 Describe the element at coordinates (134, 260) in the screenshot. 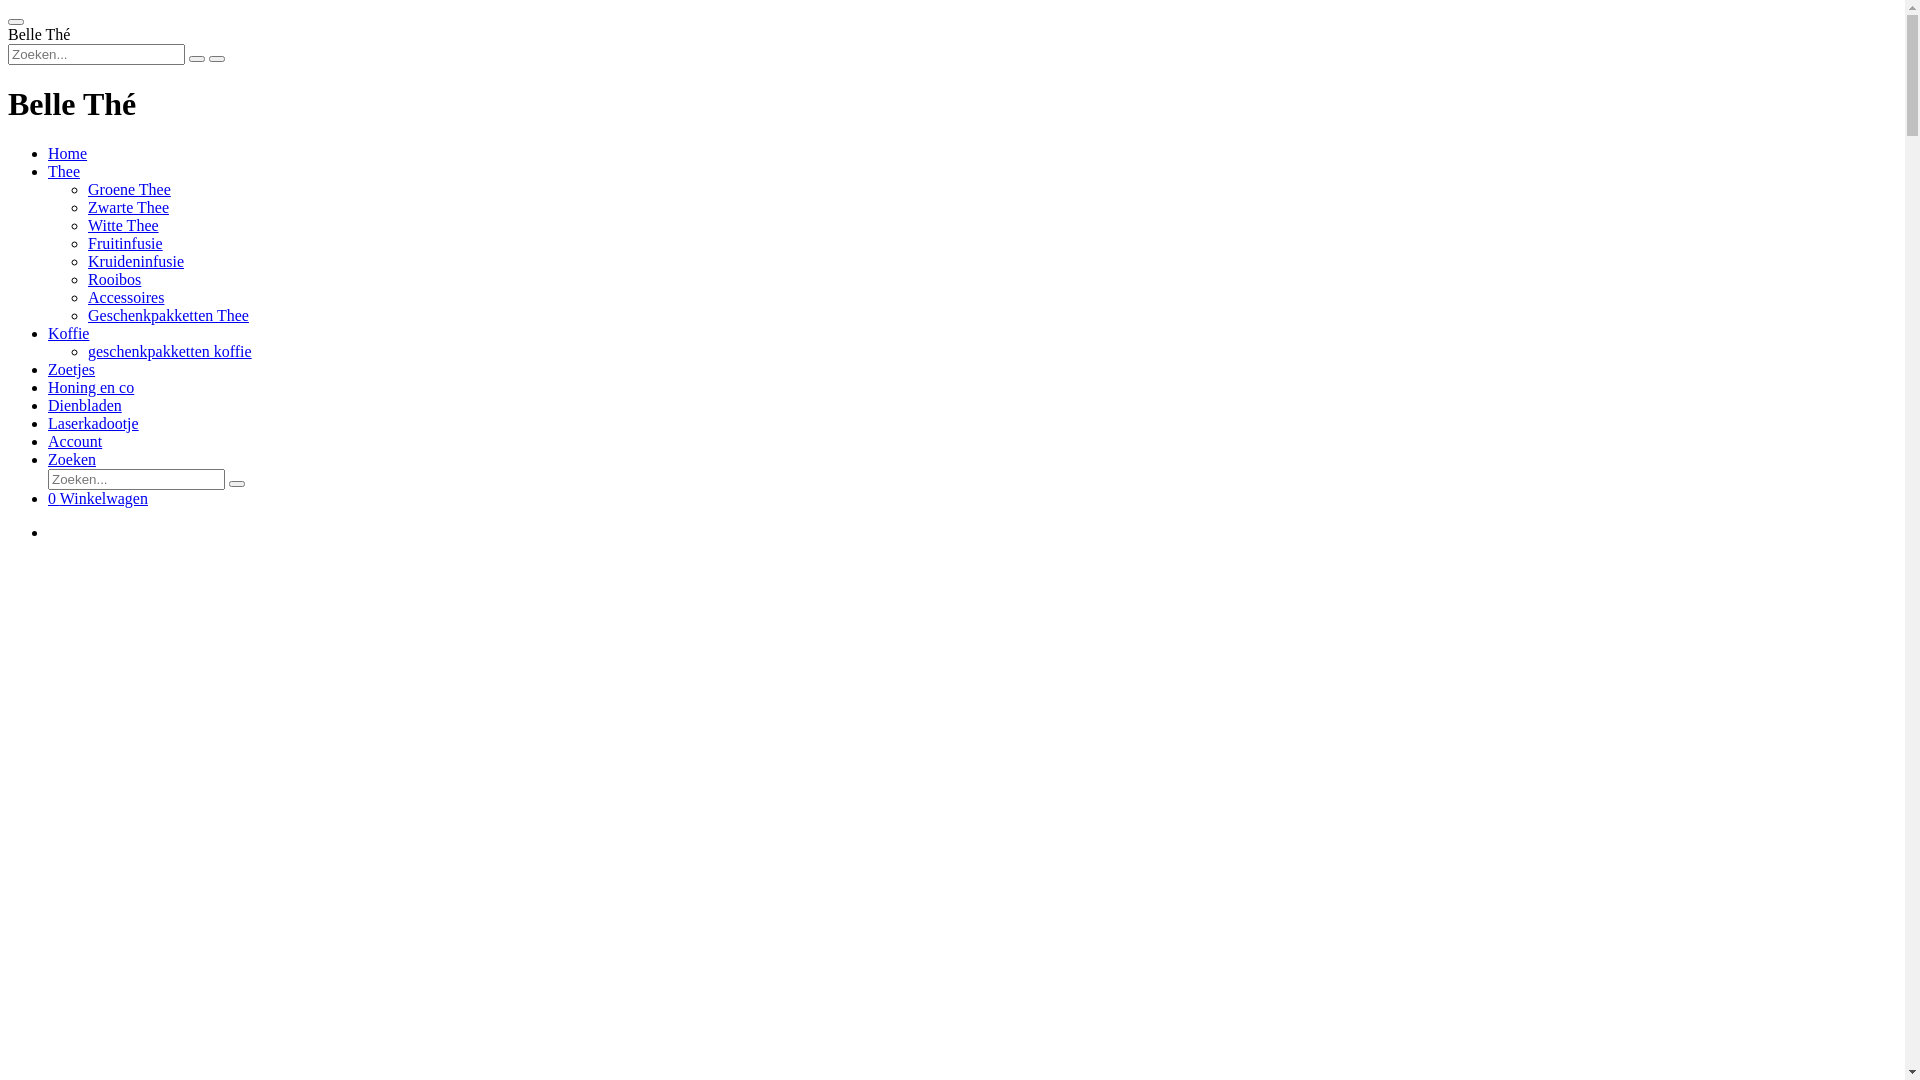

I see `'Kruideninfusie'` at that location.